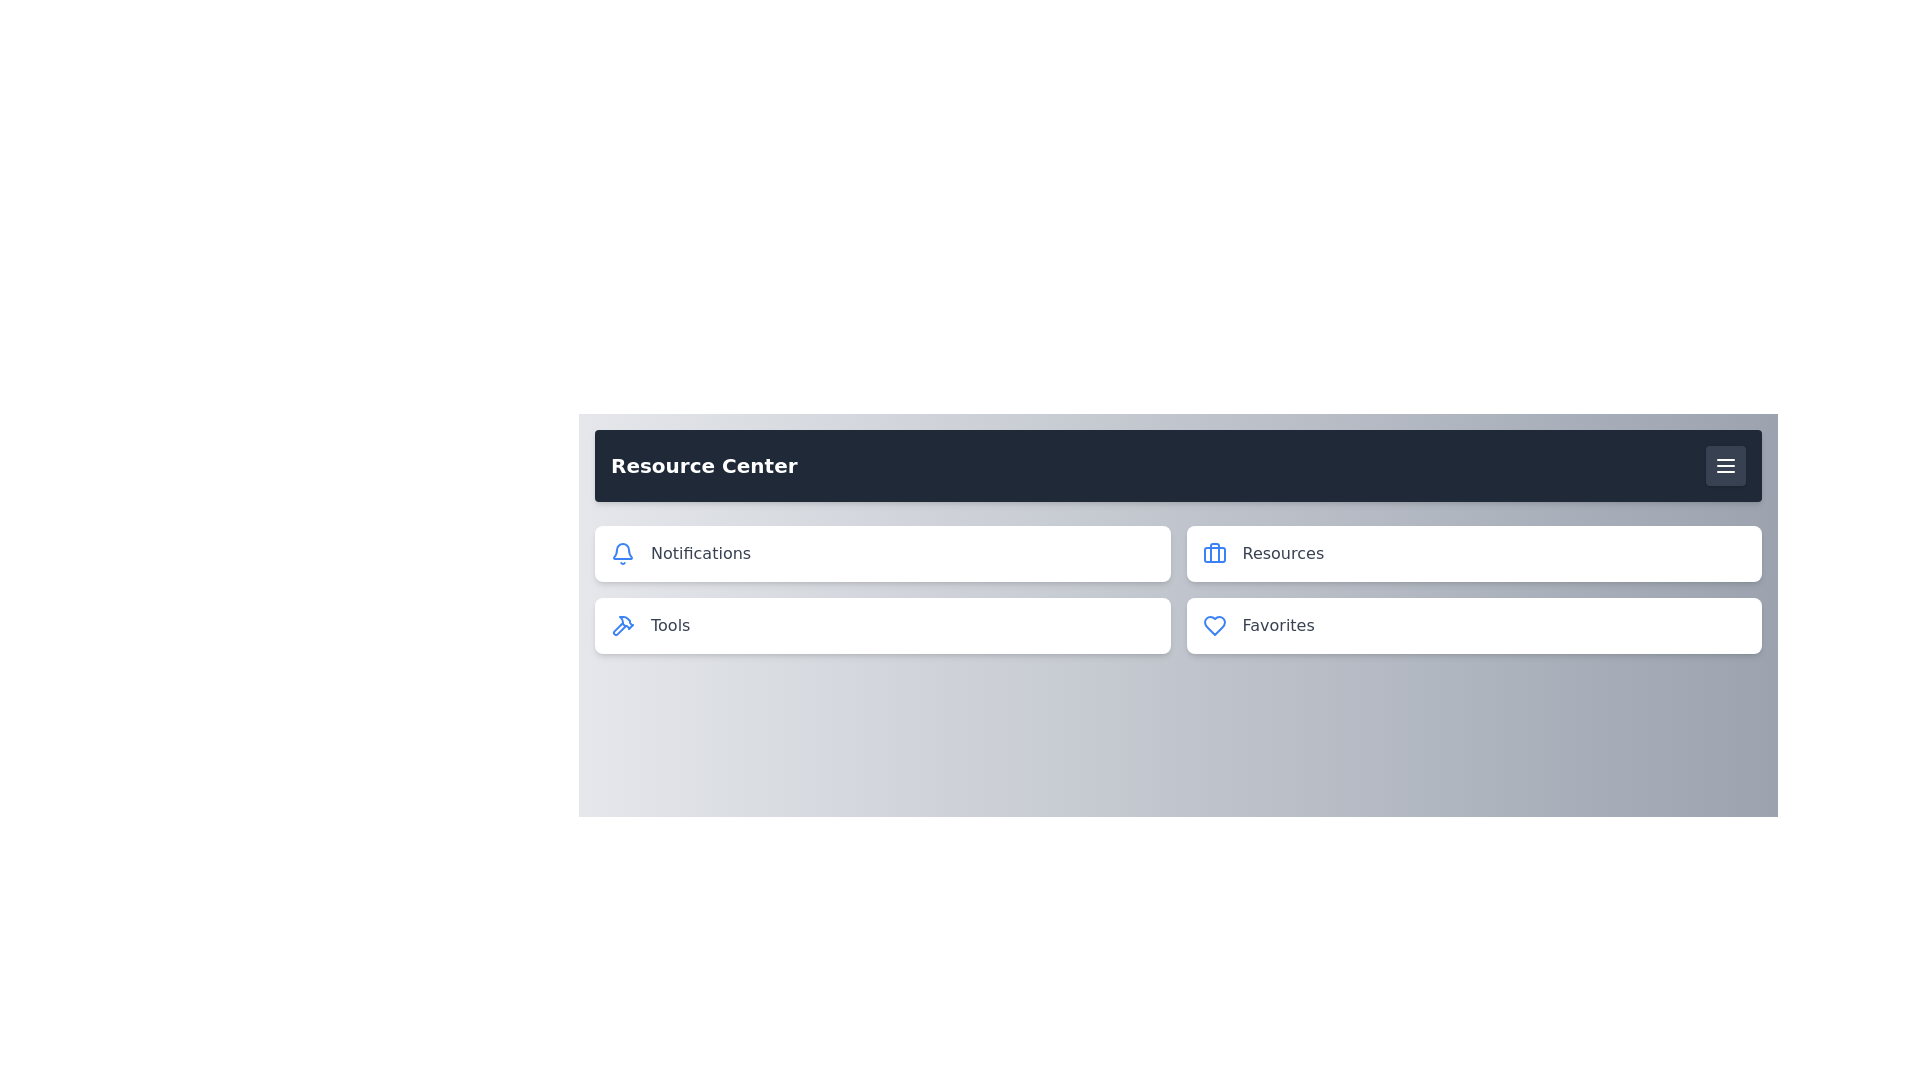  Describe the element at coordinates (1474, 624) in the screenshot. I see `the Favorites menu item` at that location.